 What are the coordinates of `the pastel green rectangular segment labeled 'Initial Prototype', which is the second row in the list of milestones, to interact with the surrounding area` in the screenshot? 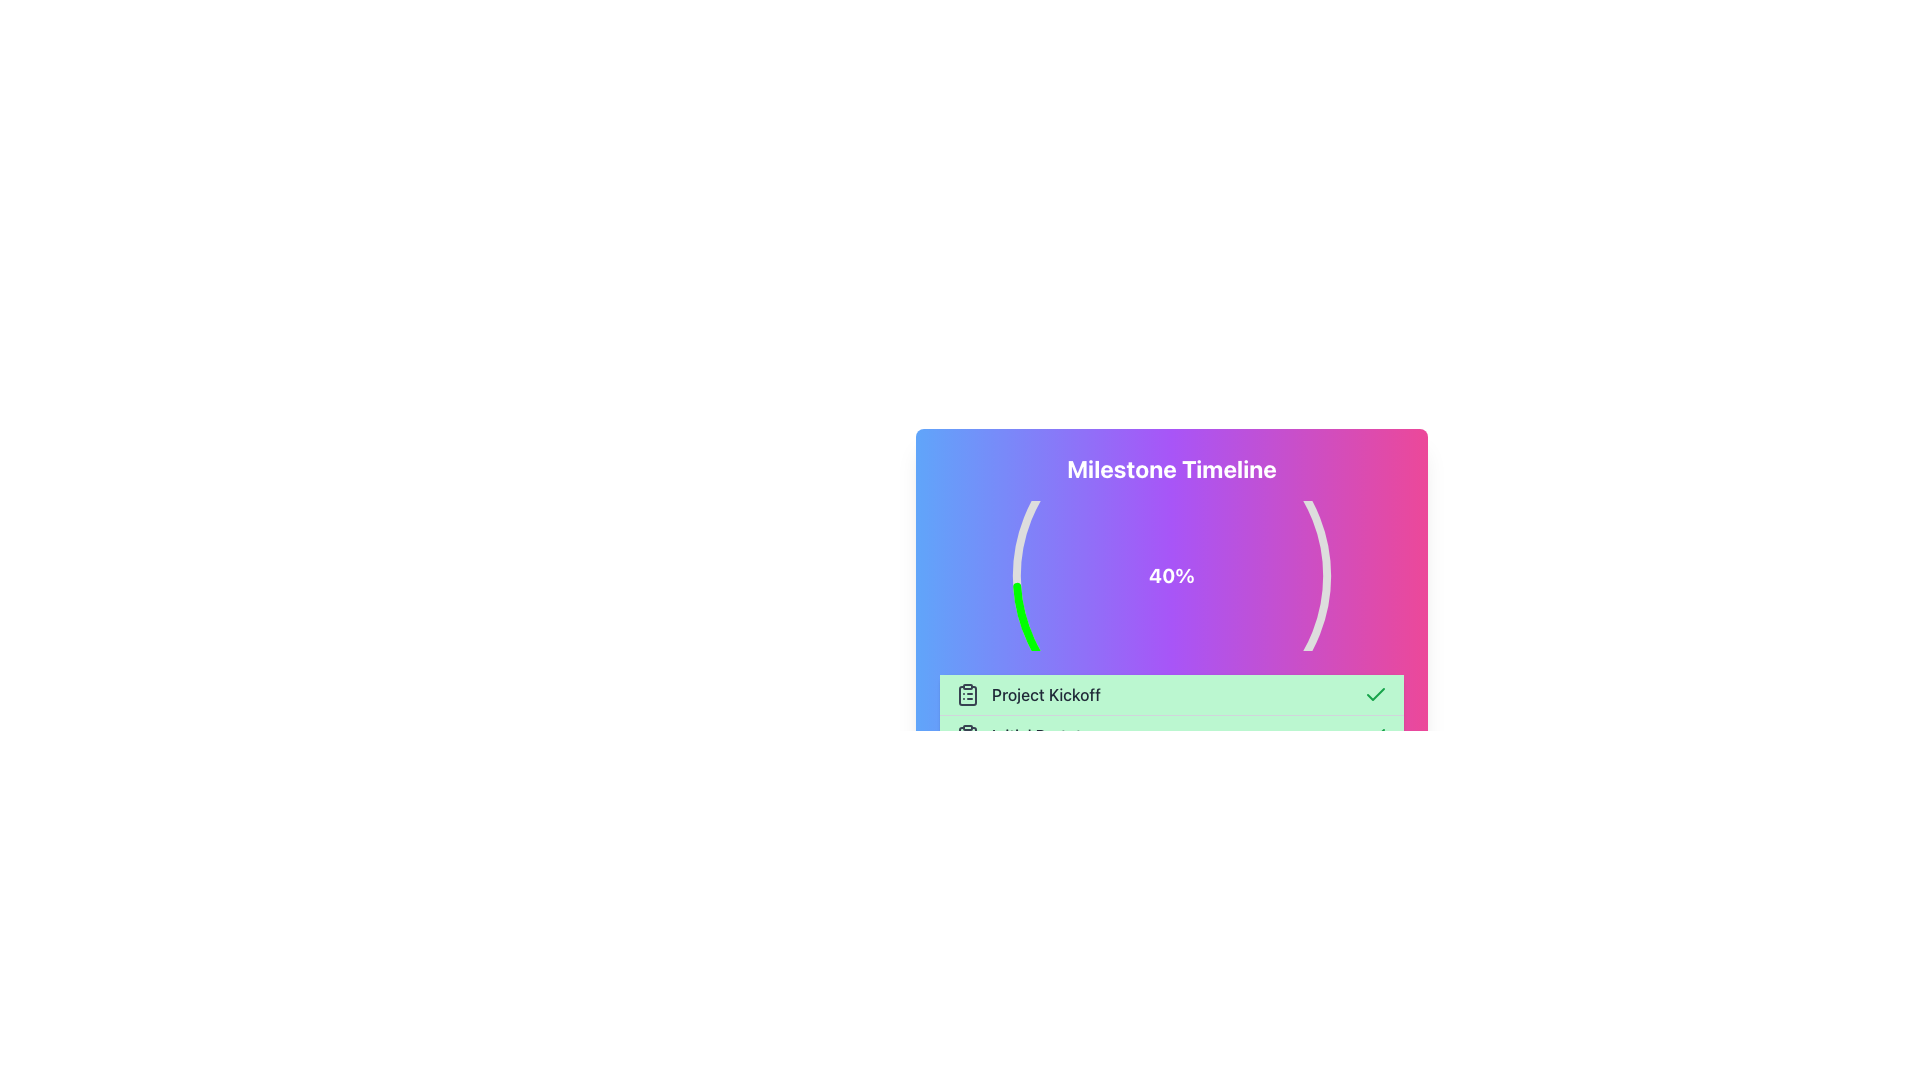 It's located at (1171, 736).